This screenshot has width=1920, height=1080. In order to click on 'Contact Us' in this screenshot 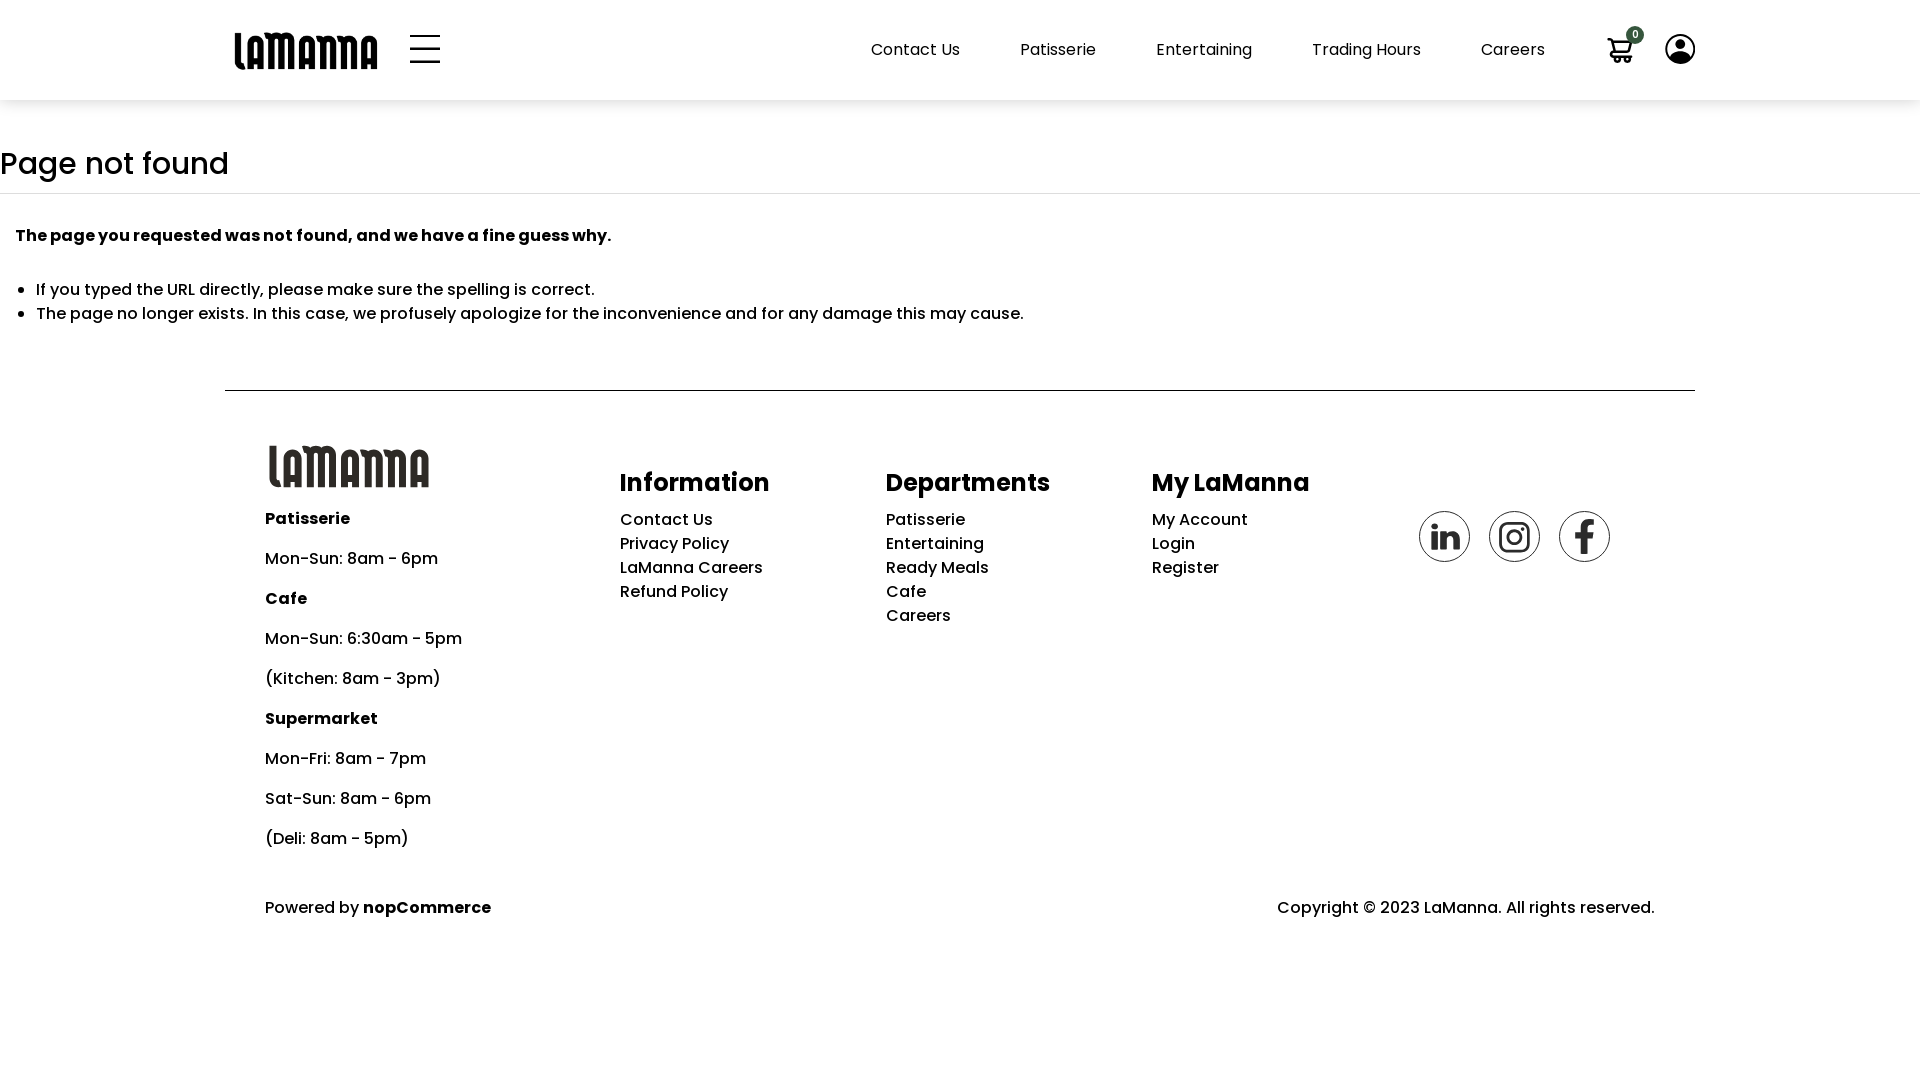, I will do `click(618, 519)`.